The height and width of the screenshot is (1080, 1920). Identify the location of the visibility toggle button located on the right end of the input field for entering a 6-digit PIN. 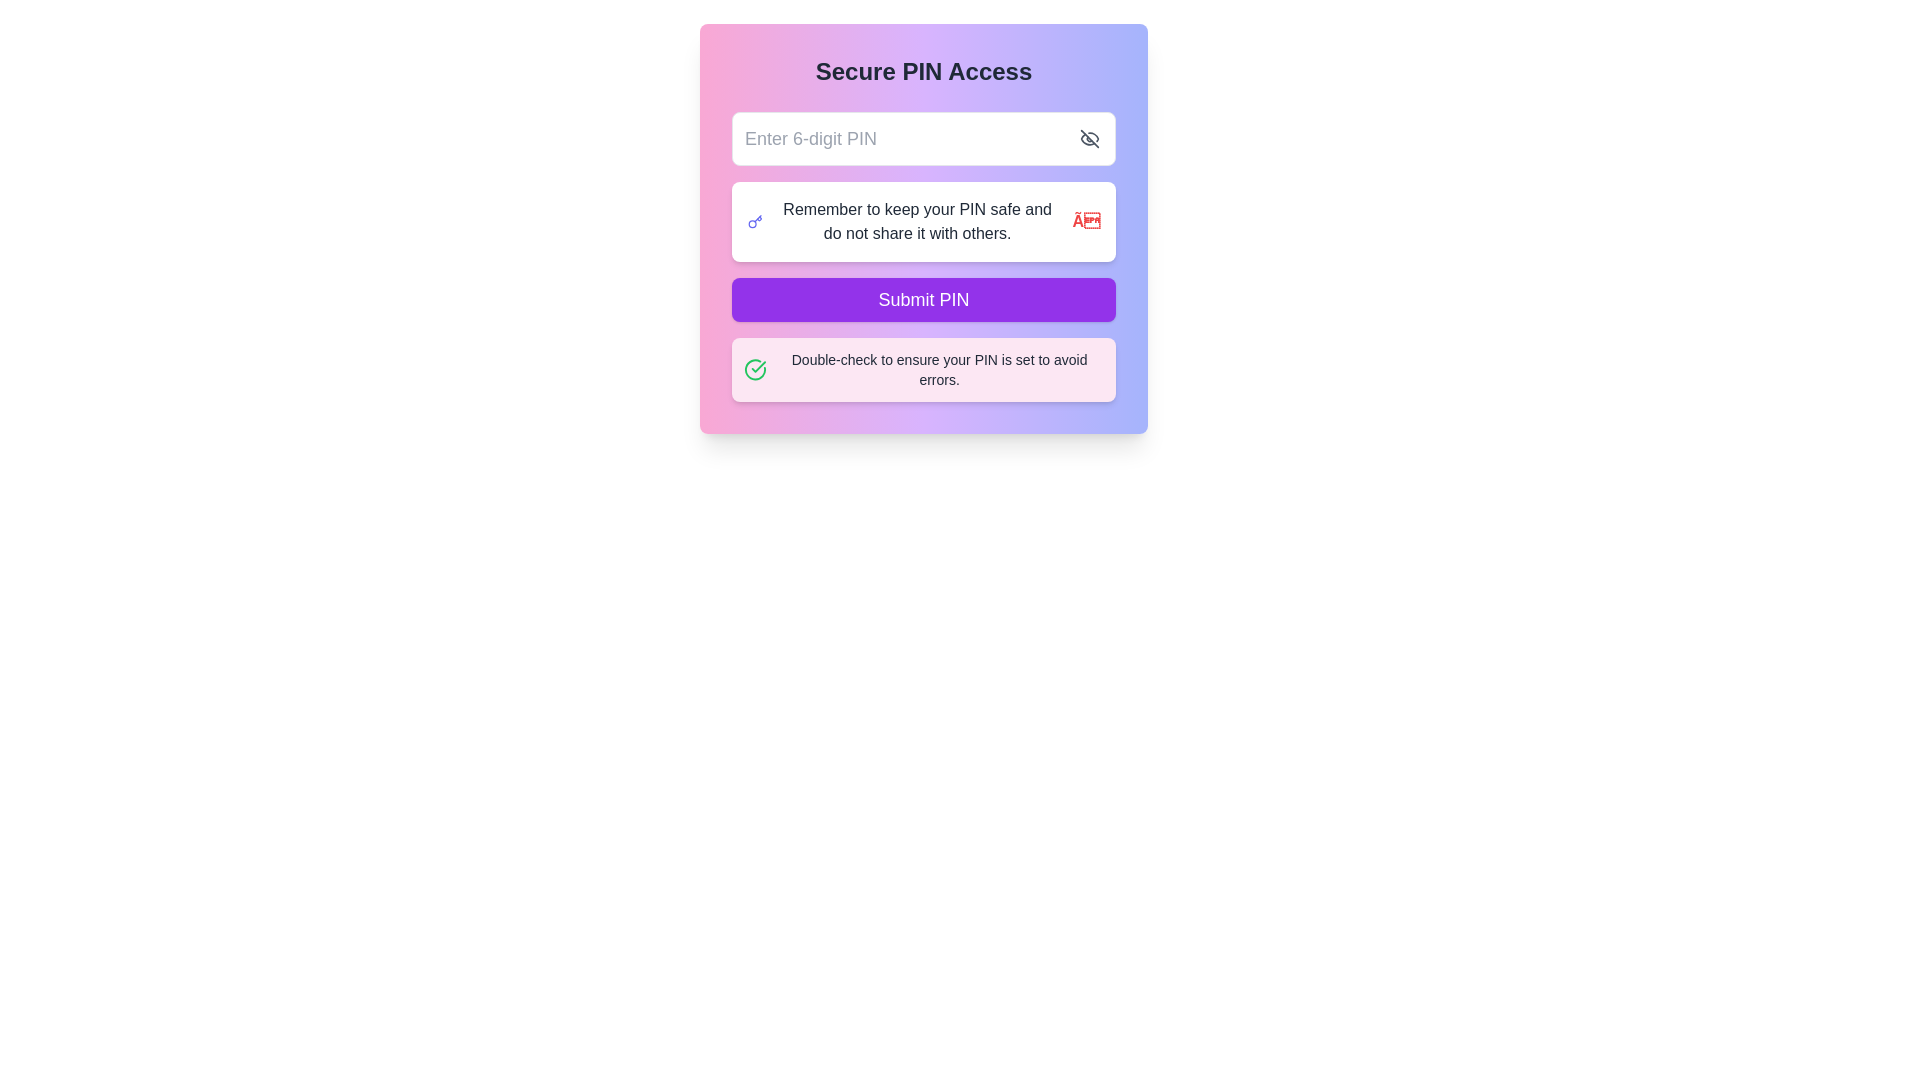
(1088, 137).